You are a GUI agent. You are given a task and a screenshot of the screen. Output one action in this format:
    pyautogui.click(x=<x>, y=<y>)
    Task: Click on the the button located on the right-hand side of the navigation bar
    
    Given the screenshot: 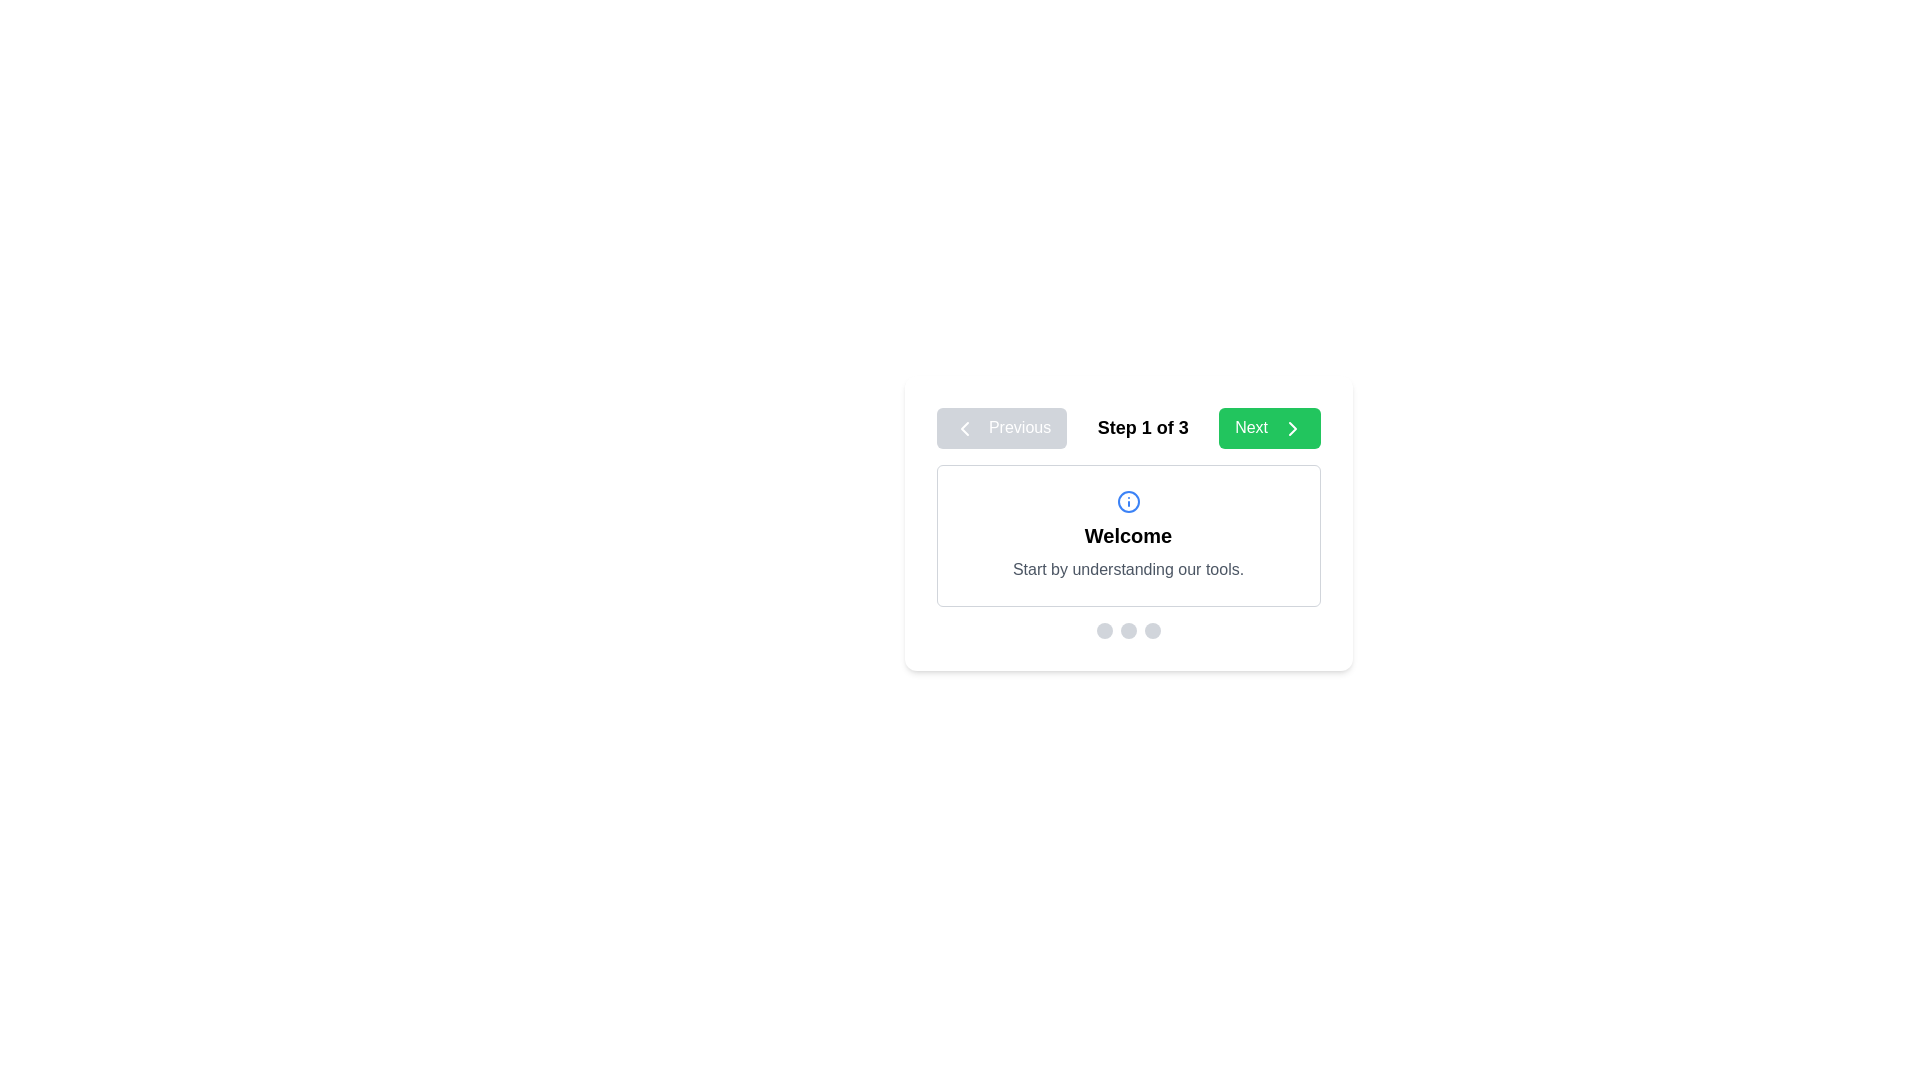 What is the action you would take?
    pyautogui.click(x=1268, y=427)
    